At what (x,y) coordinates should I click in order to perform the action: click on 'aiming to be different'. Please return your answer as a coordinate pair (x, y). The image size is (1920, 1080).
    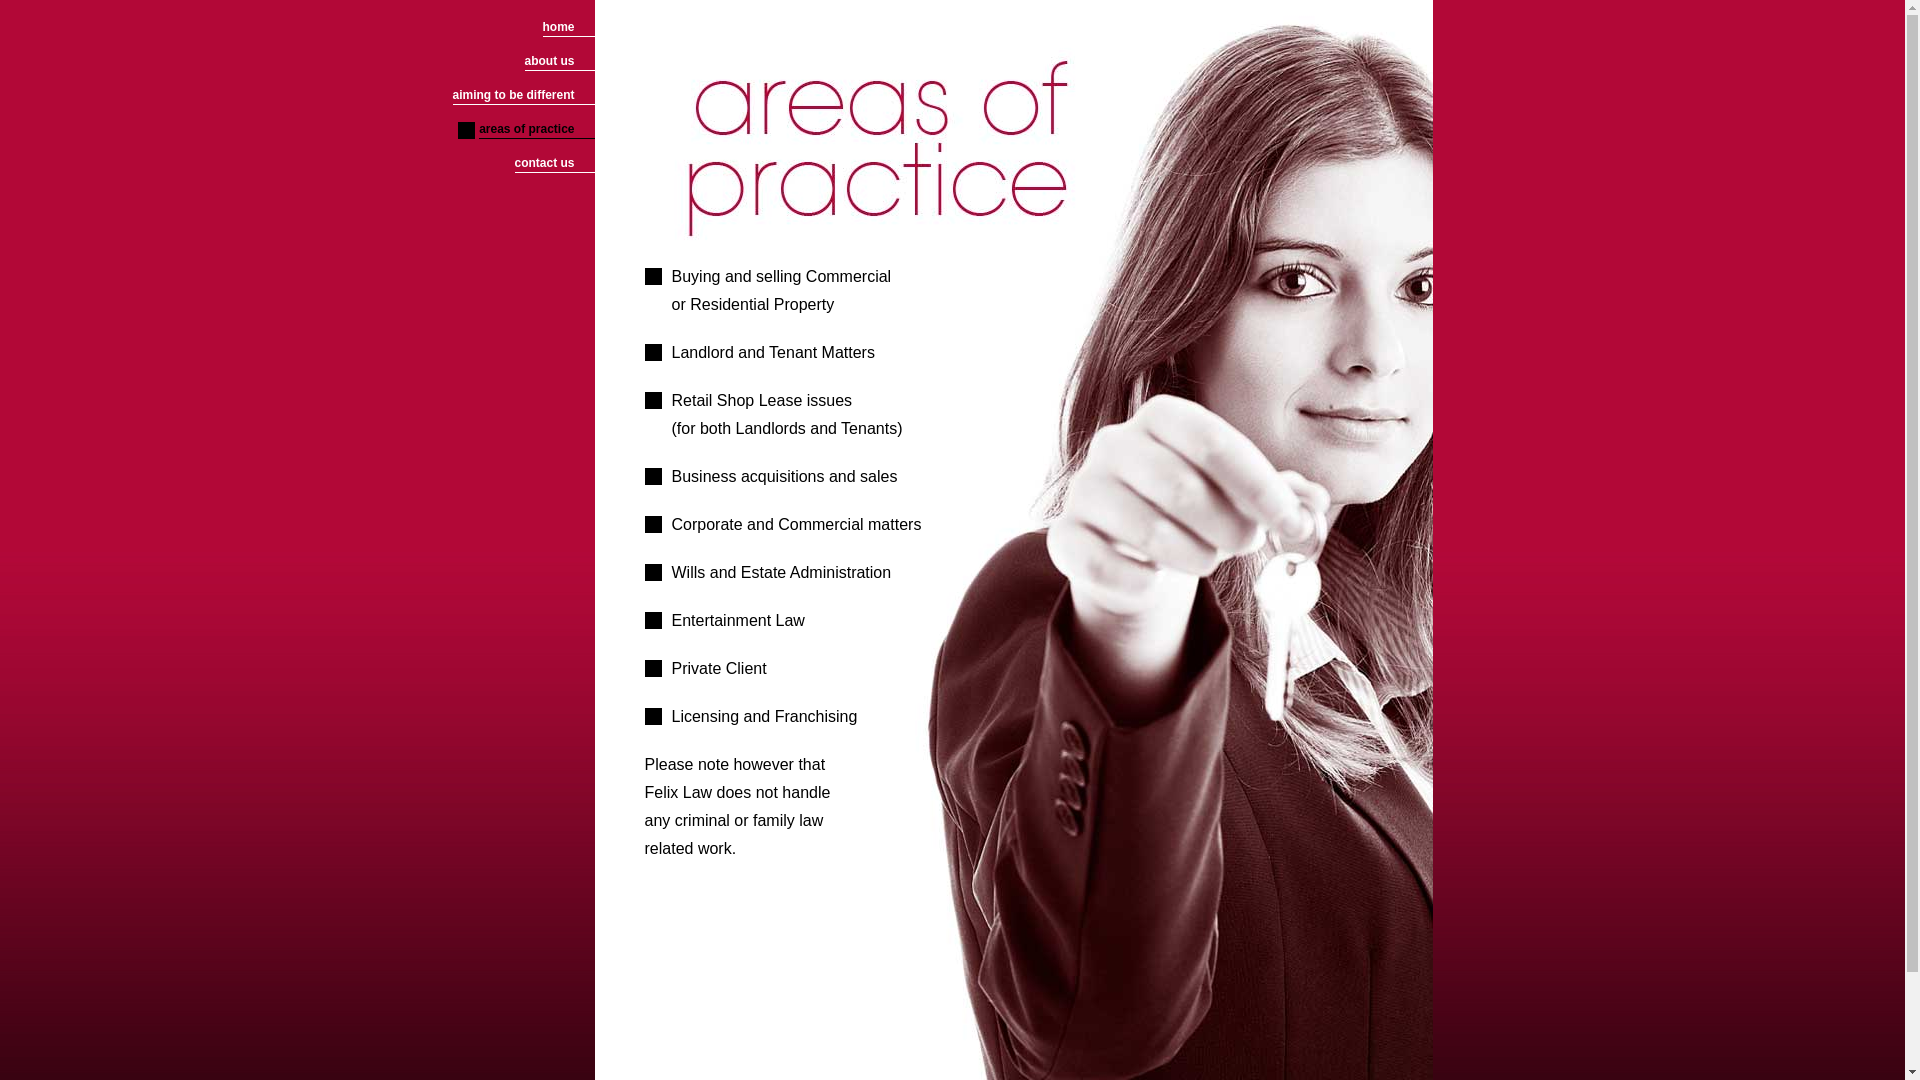
    Looking at the image, I should click on (523, 96).